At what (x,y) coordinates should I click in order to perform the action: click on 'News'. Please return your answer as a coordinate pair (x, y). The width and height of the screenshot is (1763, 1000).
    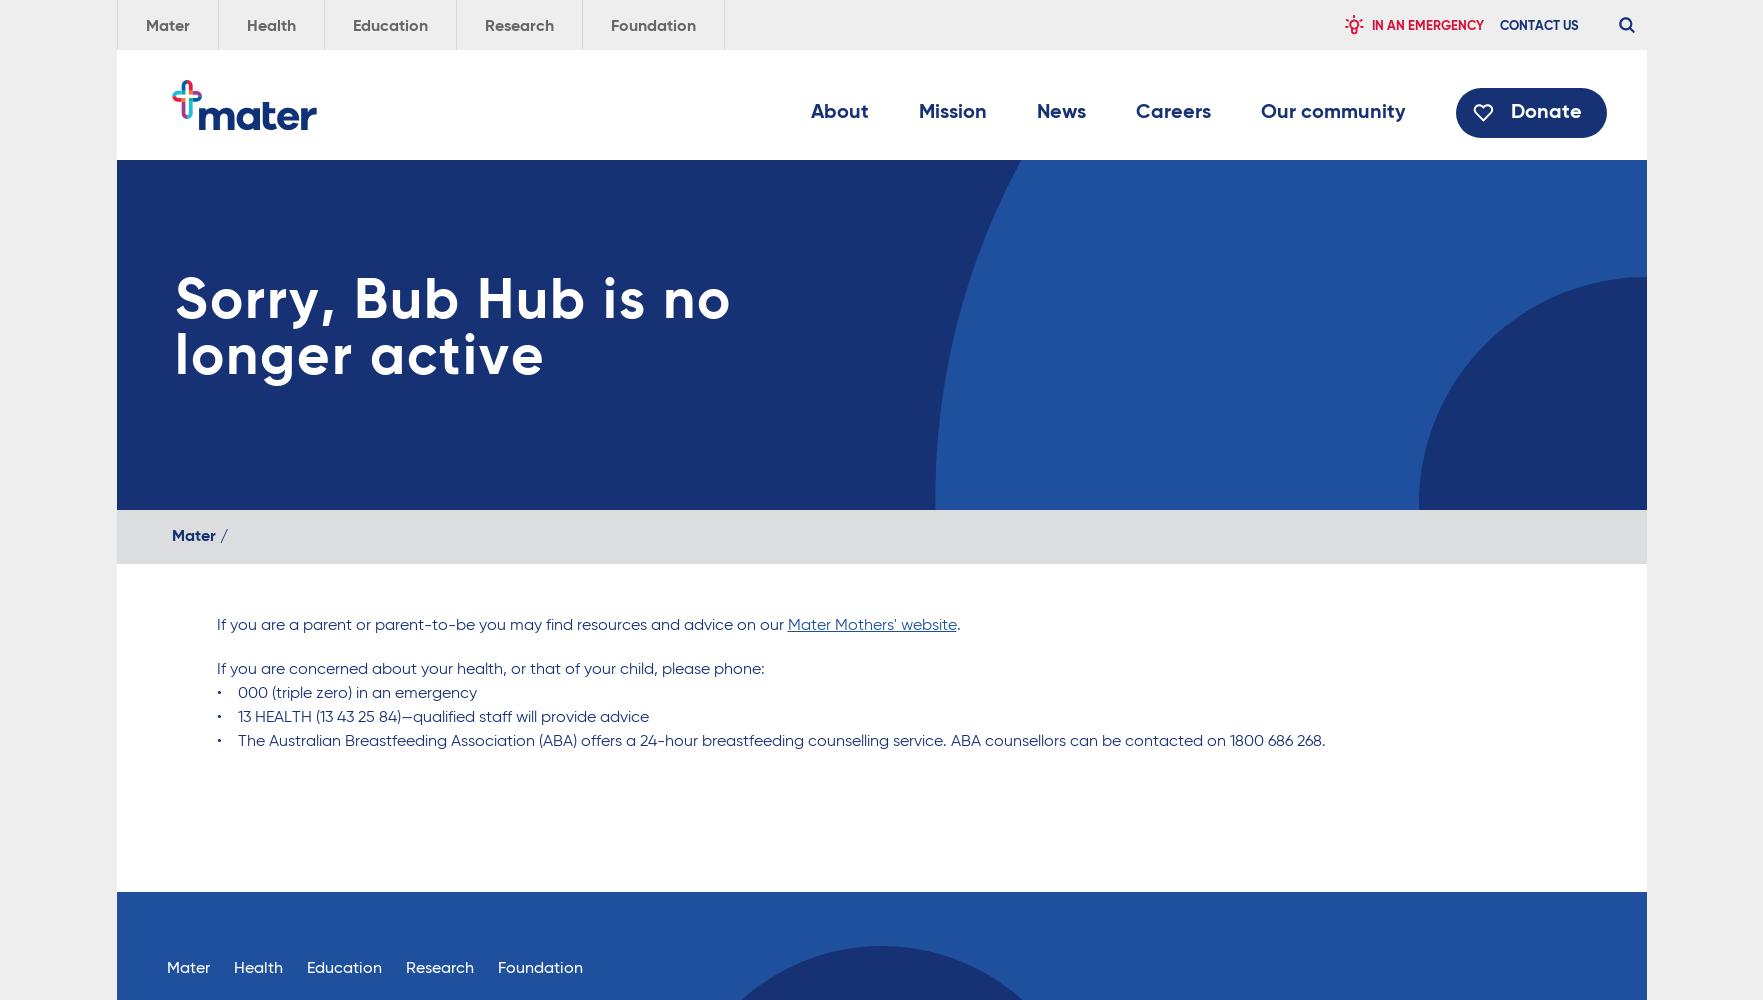
    Looking at the image, I should click on (1059, 112).